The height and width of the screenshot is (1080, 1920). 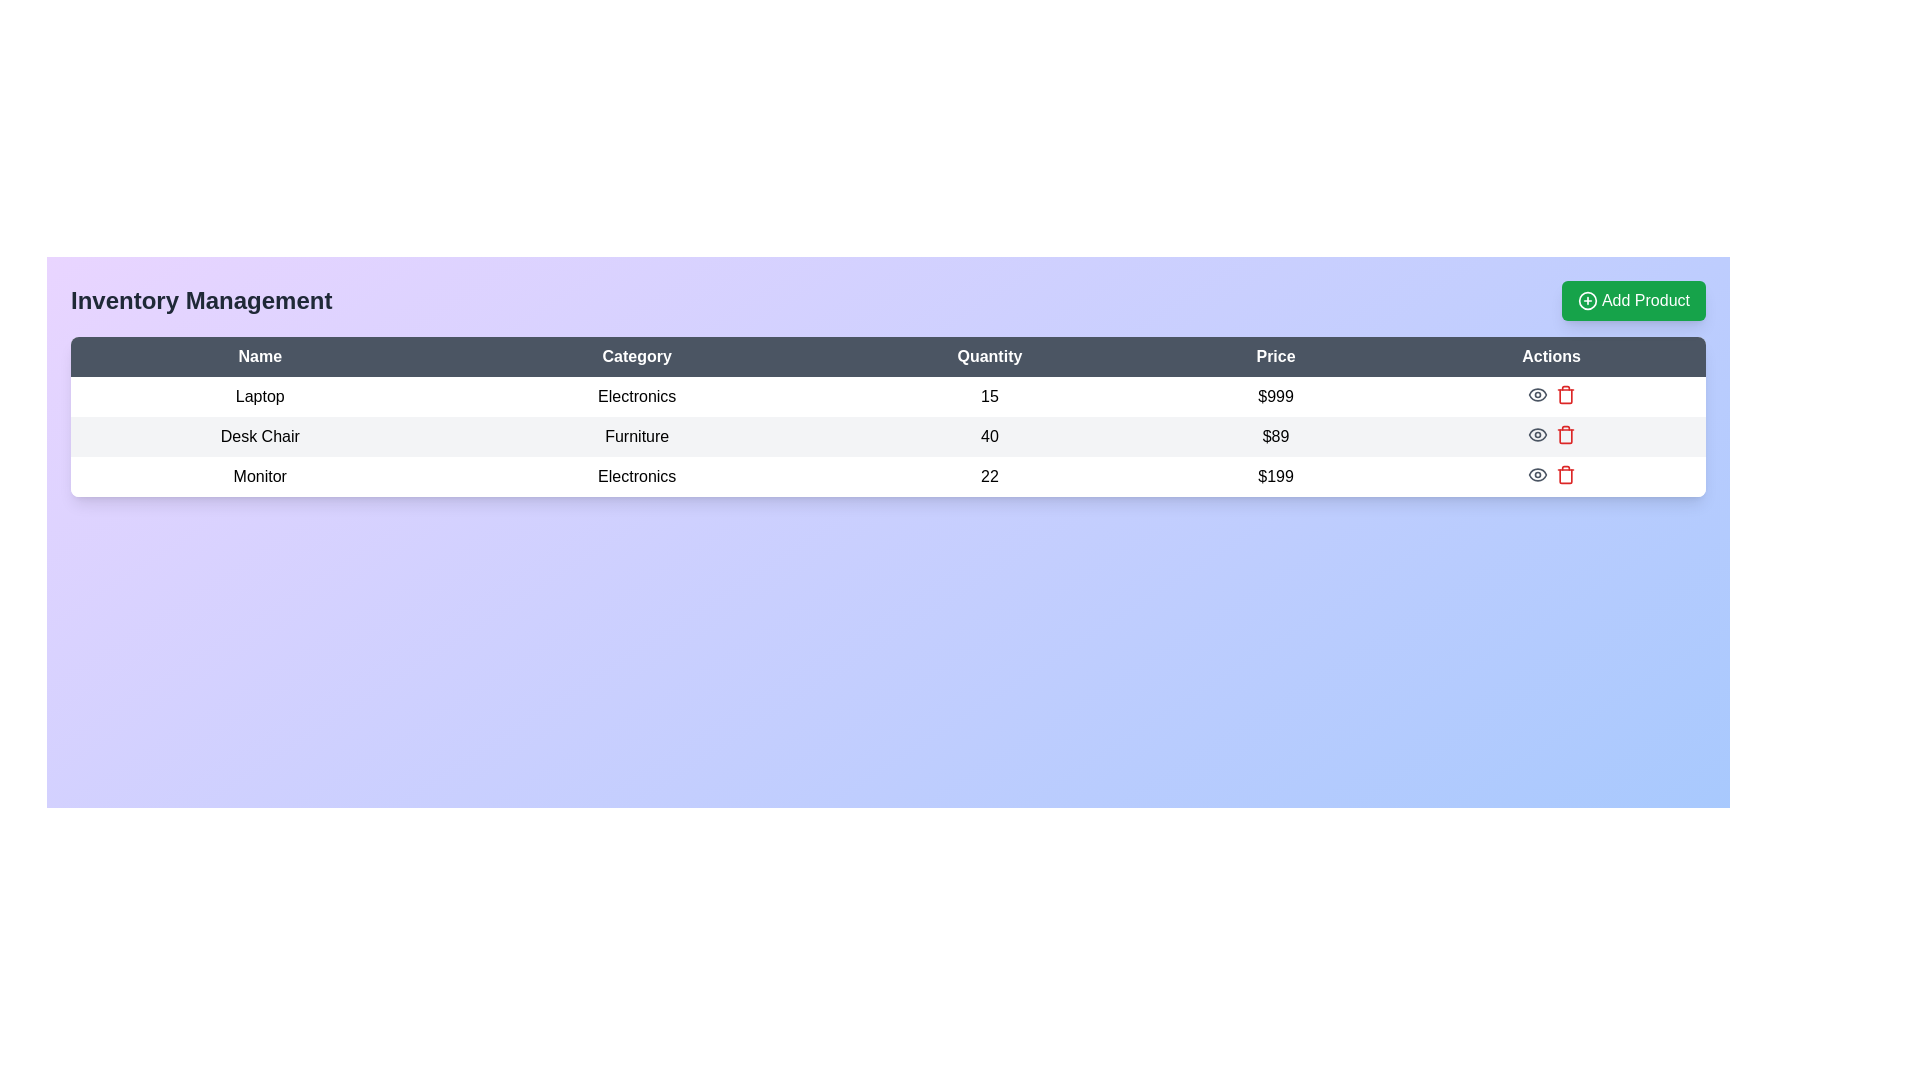 What do you see at coordinates (1550, 394) in the screenshot?
I see `the eye icon in the Actions column for the row displaying 'Laptop'` at bounding box center [1550, 394].